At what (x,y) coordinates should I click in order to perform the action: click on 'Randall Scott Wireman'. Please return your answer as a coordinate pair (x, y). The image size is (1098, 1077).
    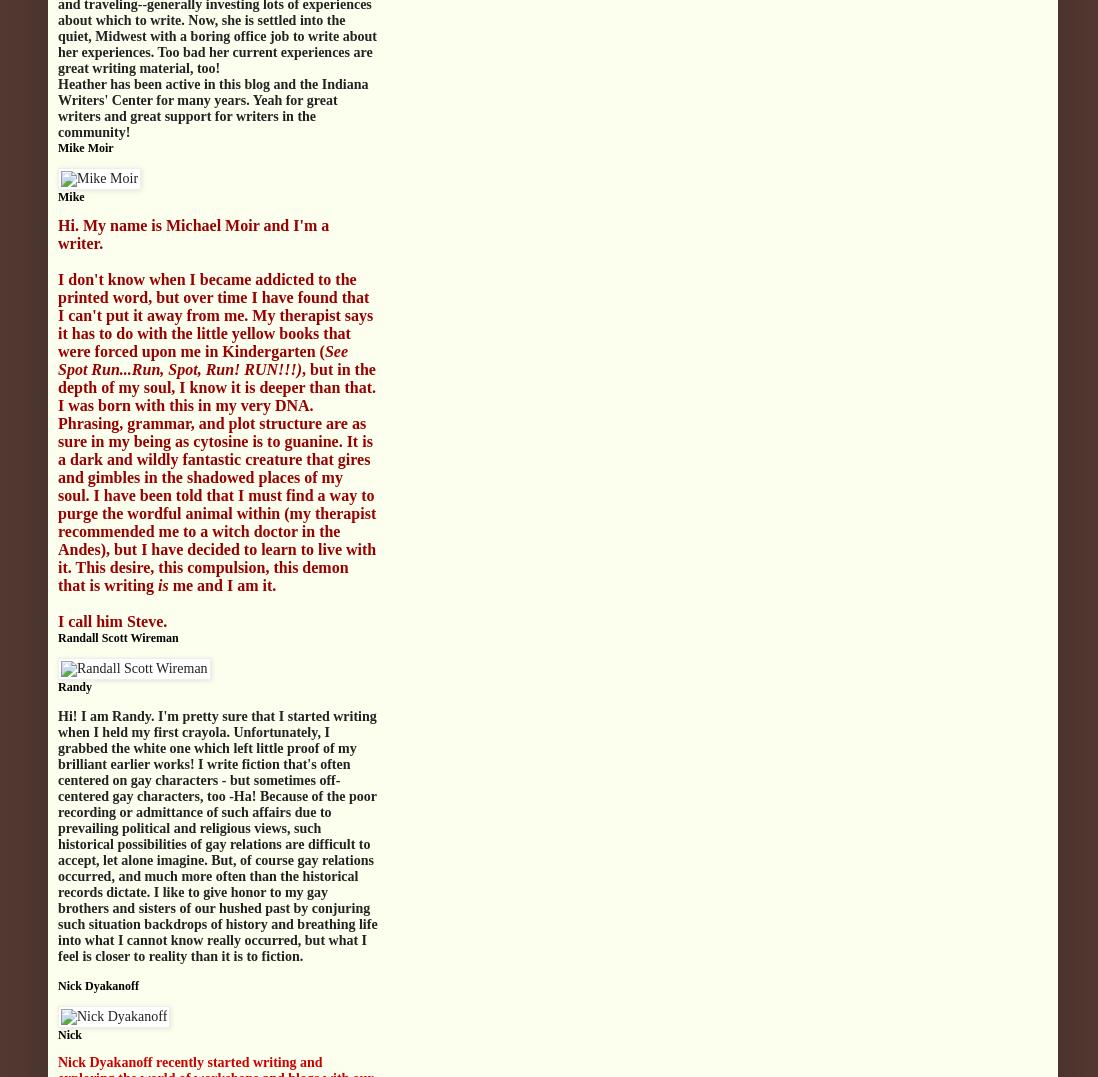
    Looking at the image, I should click on (56, 637).